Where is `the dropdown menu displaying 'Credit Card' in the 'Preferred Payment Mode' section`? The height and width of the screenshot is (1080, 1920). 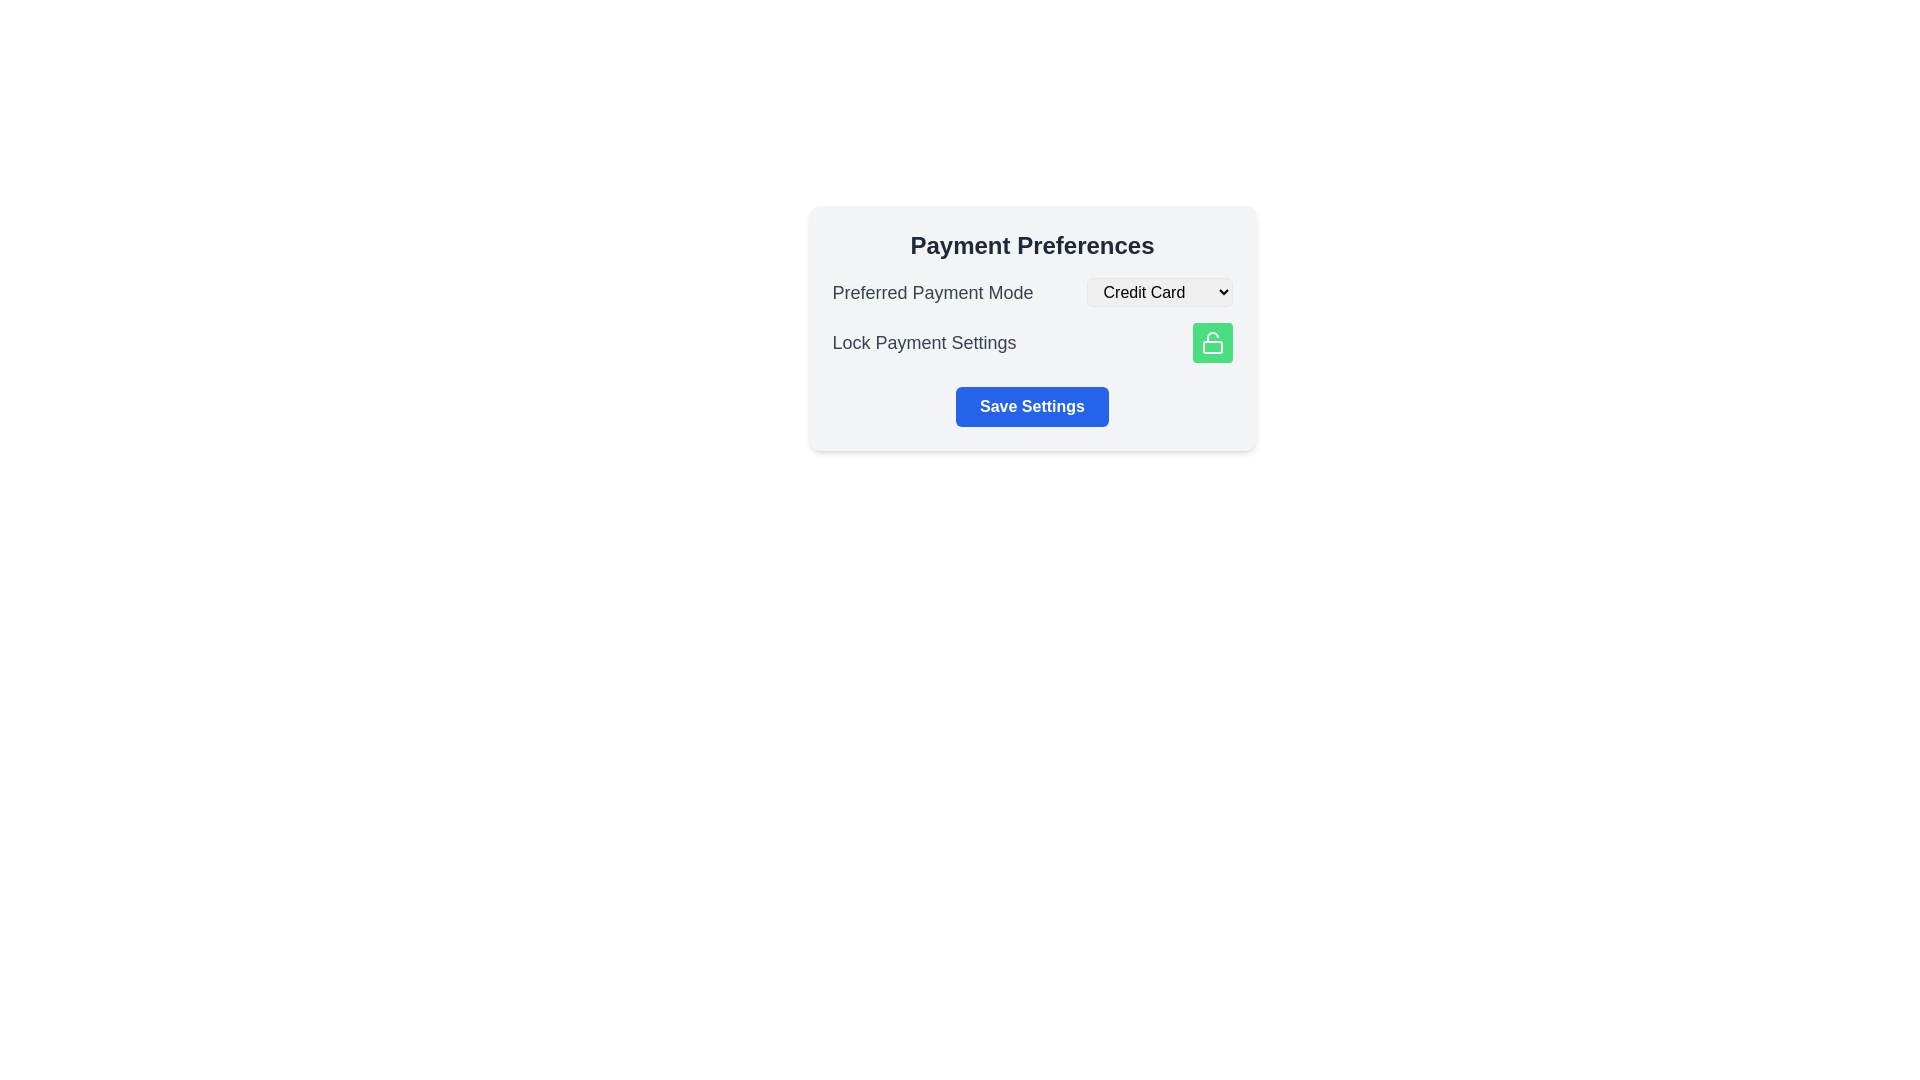 the dropdown menu displaying 'Credit Card' in the 'Preferred Payment Mode' section is located at coordinates (1159, 292).